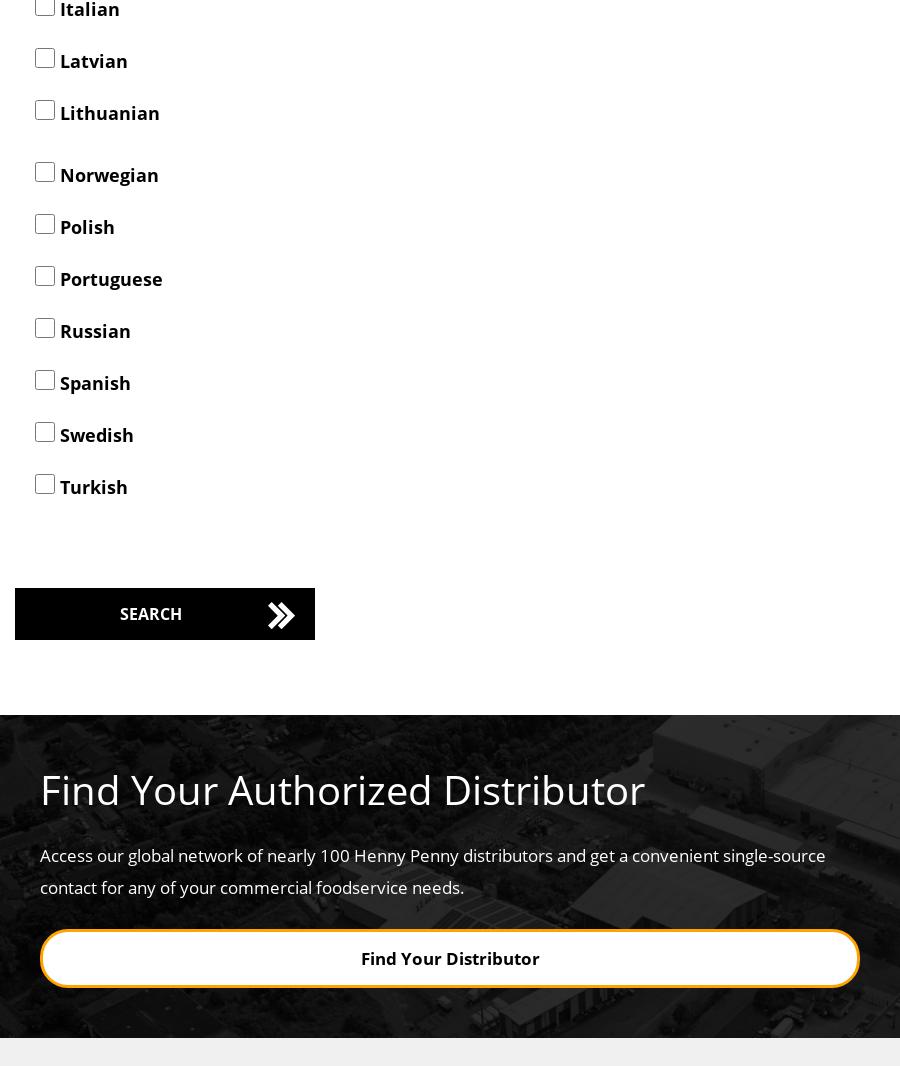 The width and height of the screenshot is (900, 1066). I want to click on 'Find Your Distributor', so click(360, 957).